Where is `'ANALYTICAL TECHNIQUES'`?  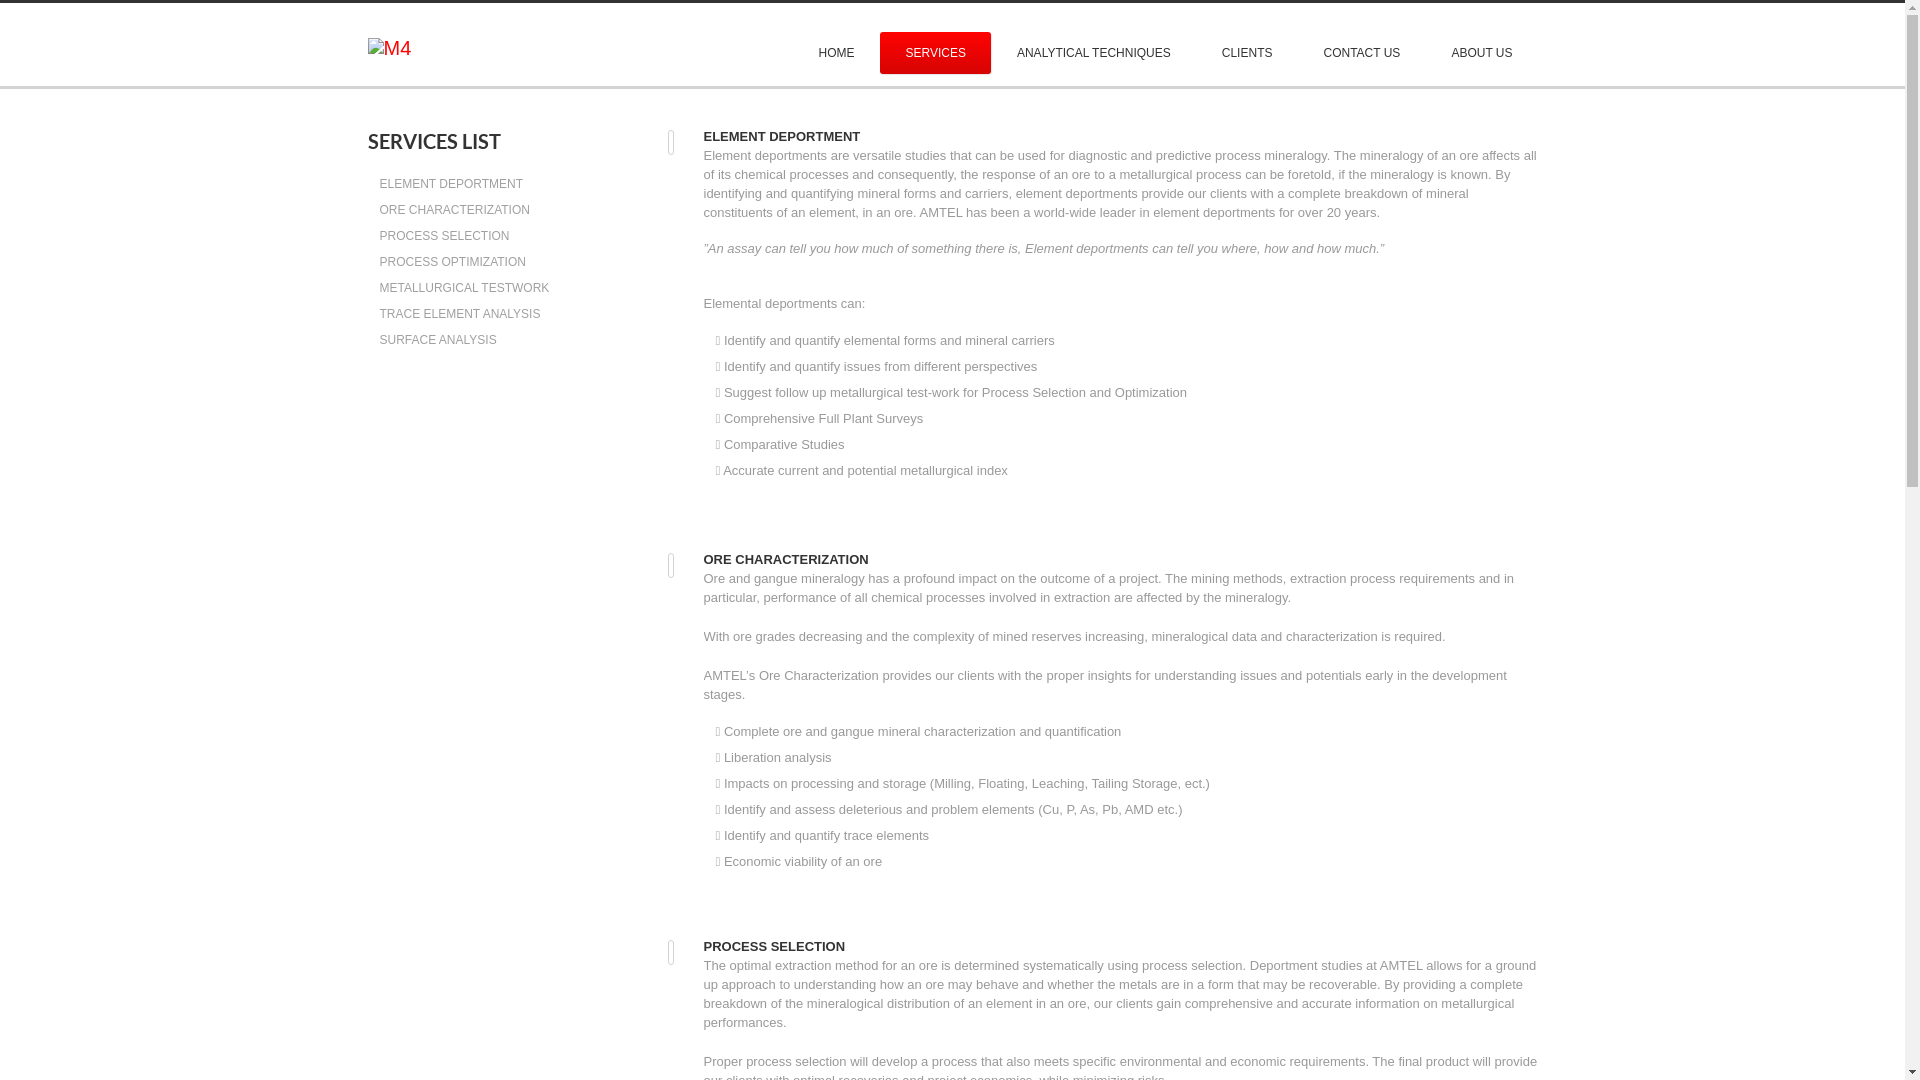
'ANALYTICAL TECHNIQUES' is located at coordinates (1093, 52).